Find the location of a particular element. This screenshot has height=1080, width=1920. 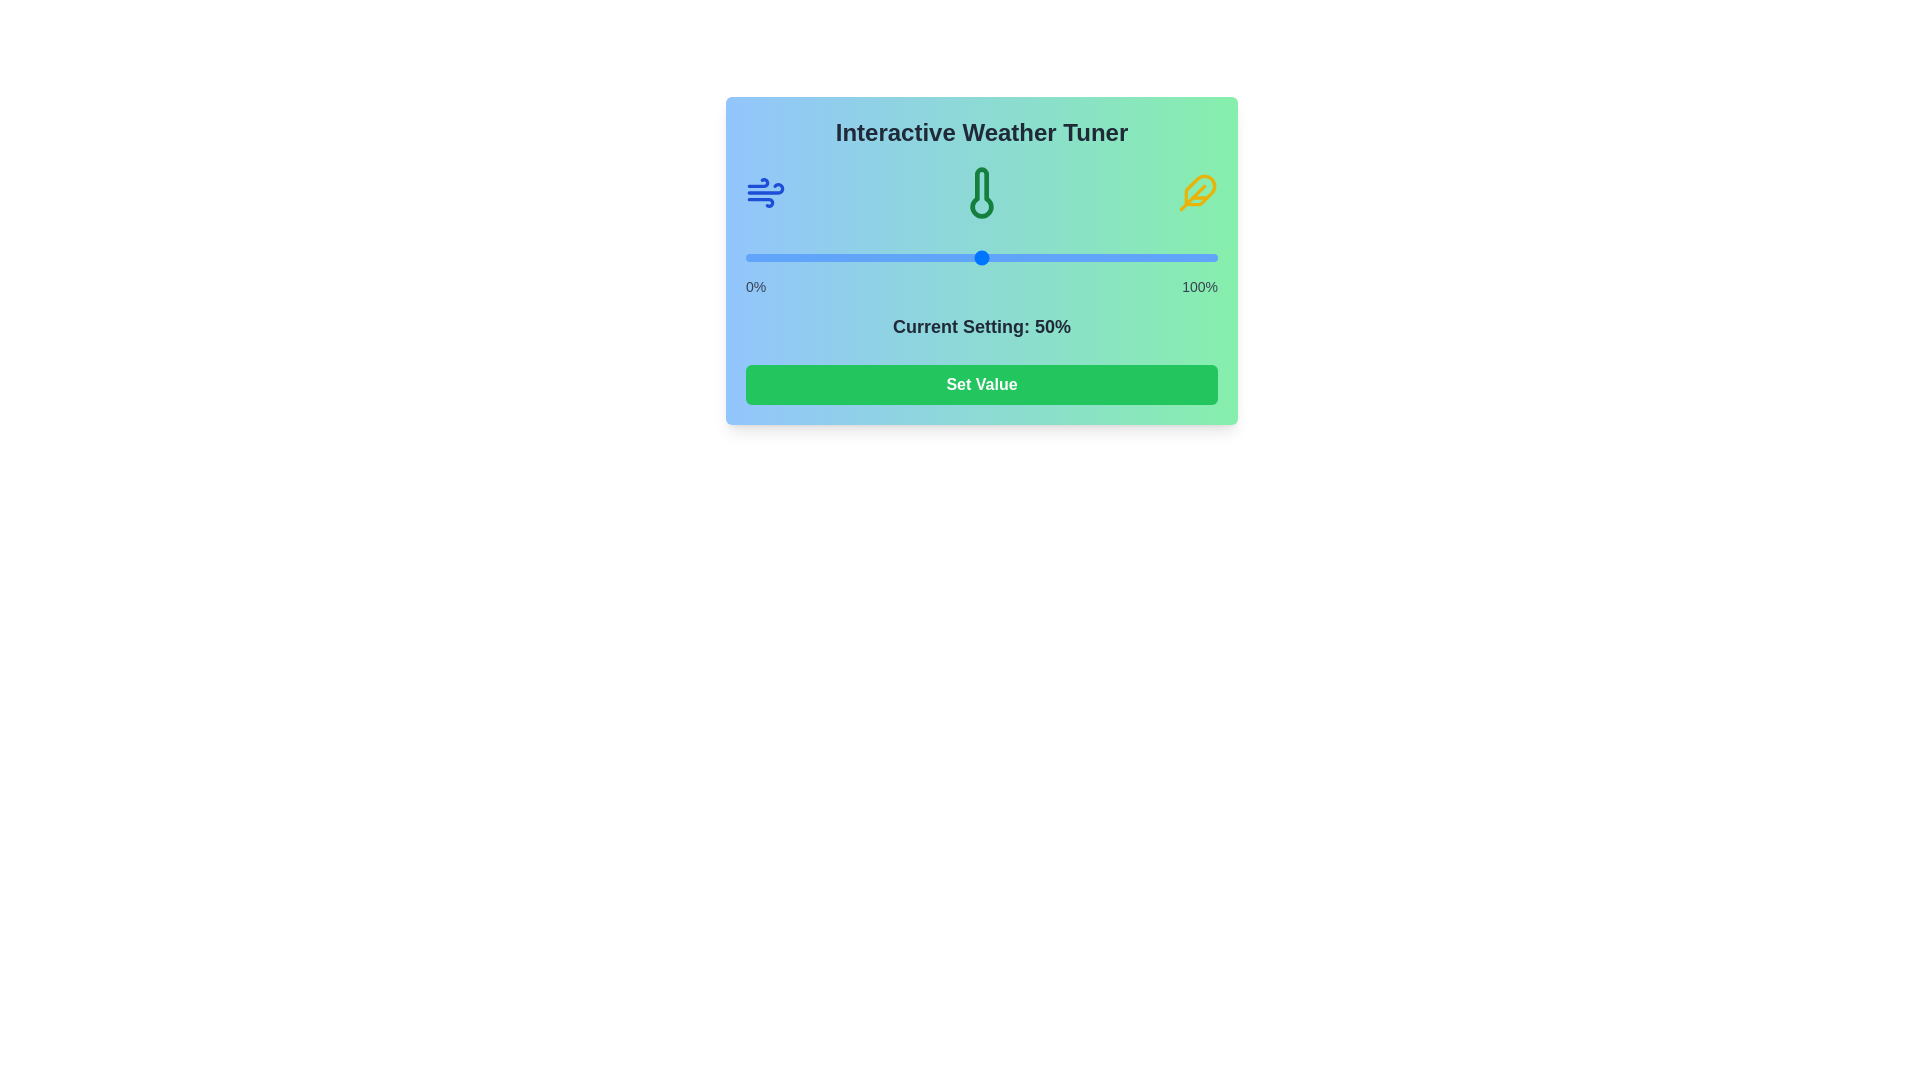

the slider to set its value to 32% is located at coordinates (896, 257).